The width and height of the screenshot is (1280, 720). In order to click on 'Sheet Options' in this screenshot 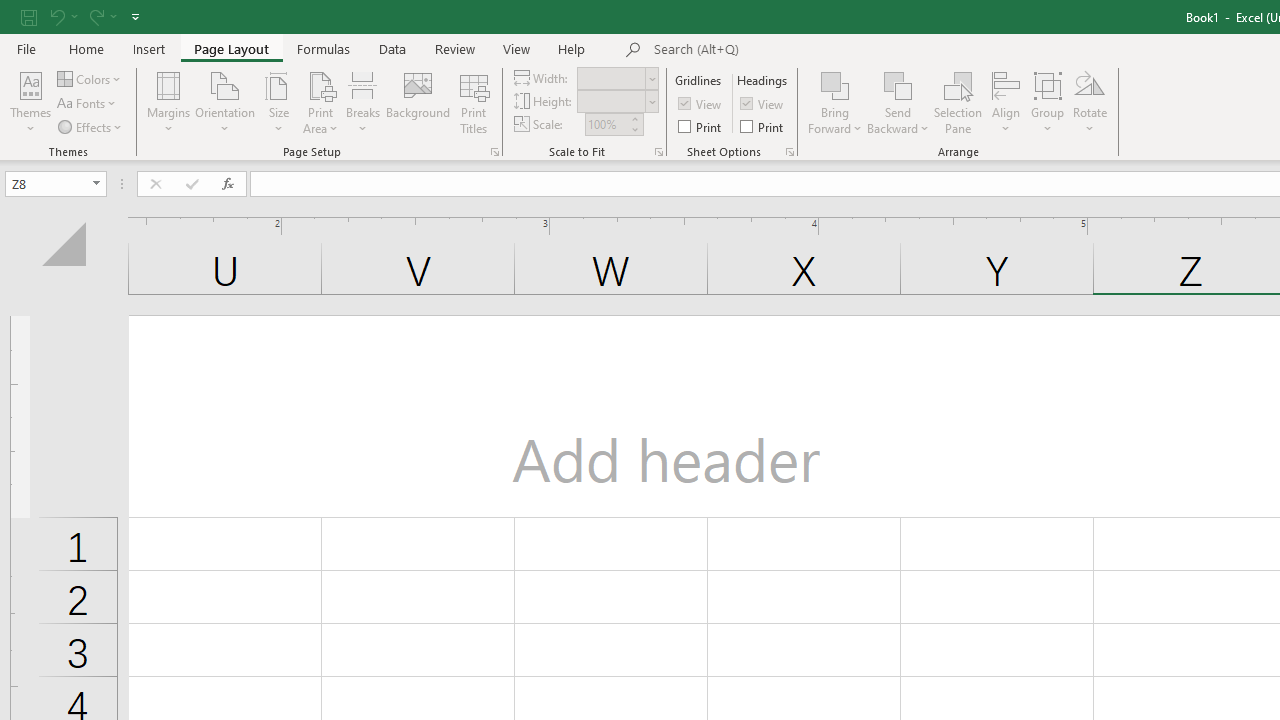, I will do `click(788, 150)`.